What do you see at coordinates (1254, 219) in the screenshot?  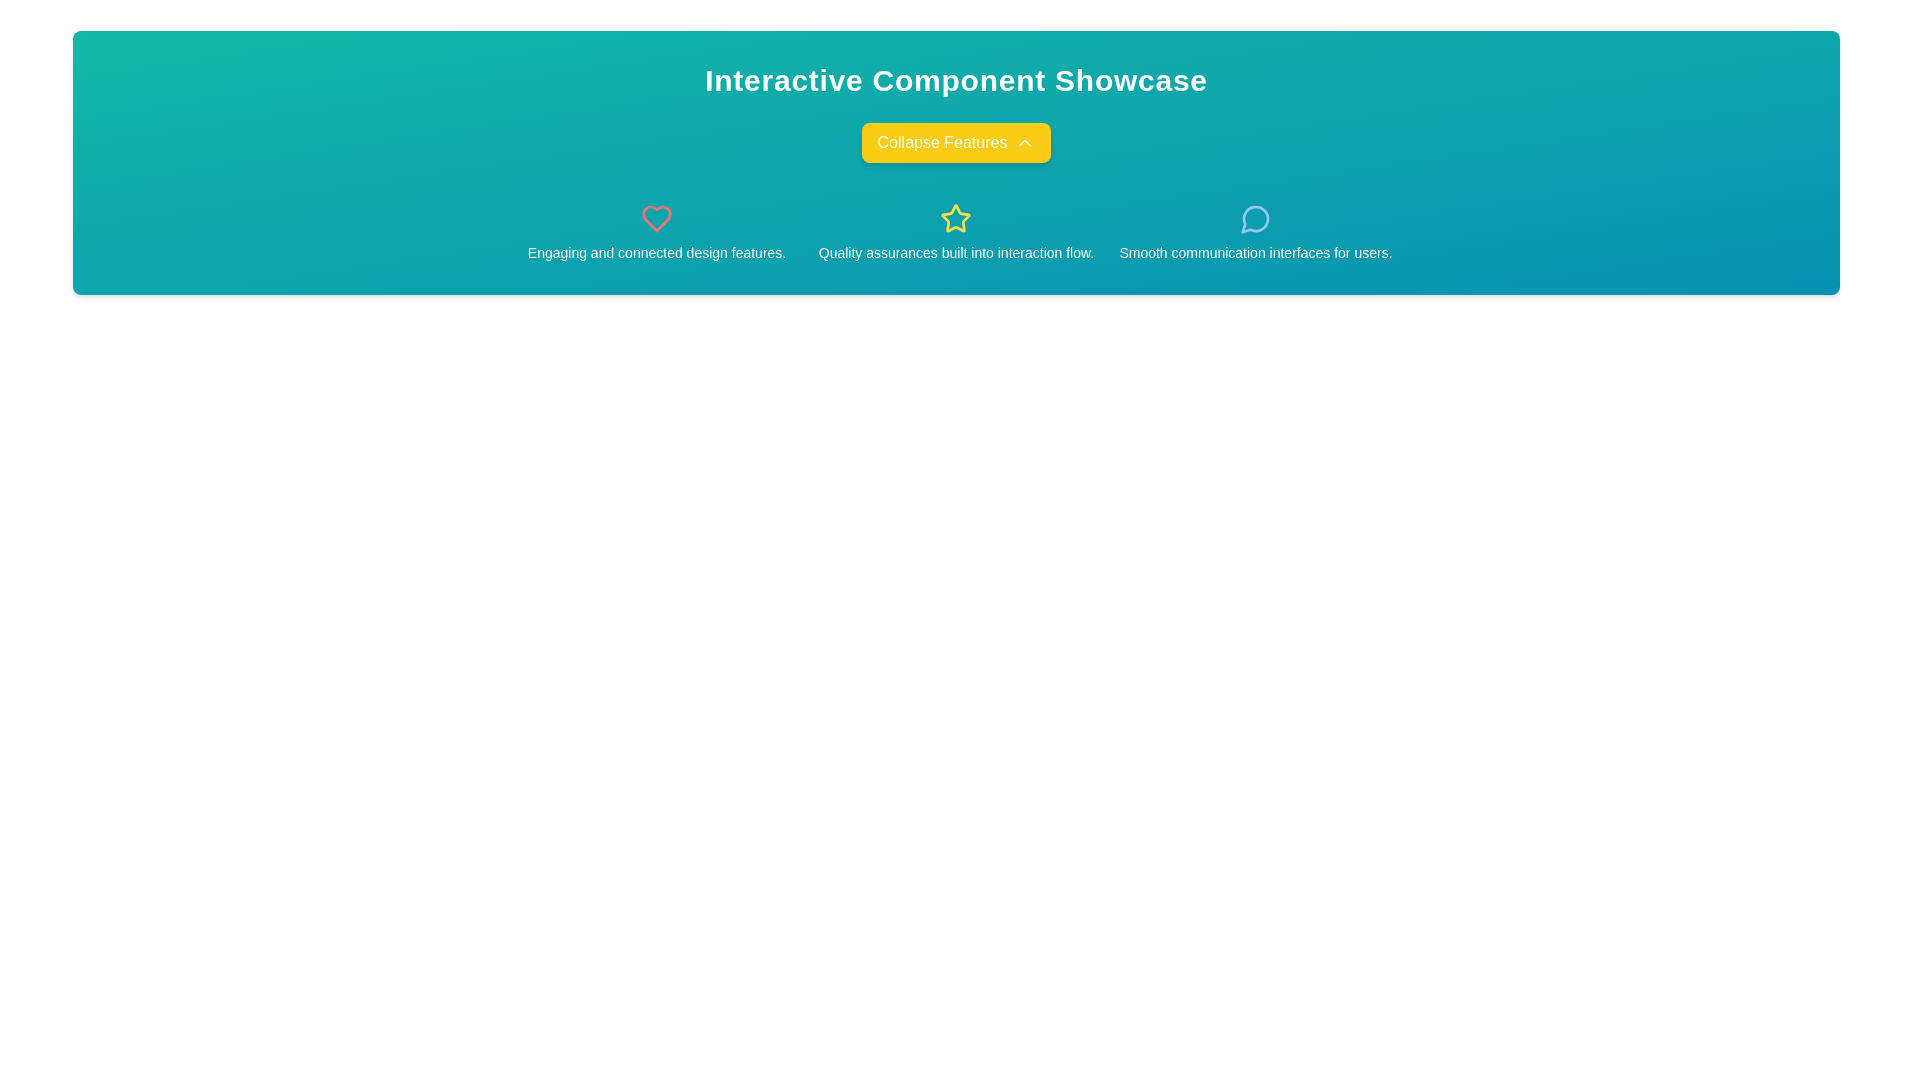 I see `the descriptive text underneath the messaging icon, which is the fourth icon in a row of four interactive symbols` at bounding box center [1254, 219].